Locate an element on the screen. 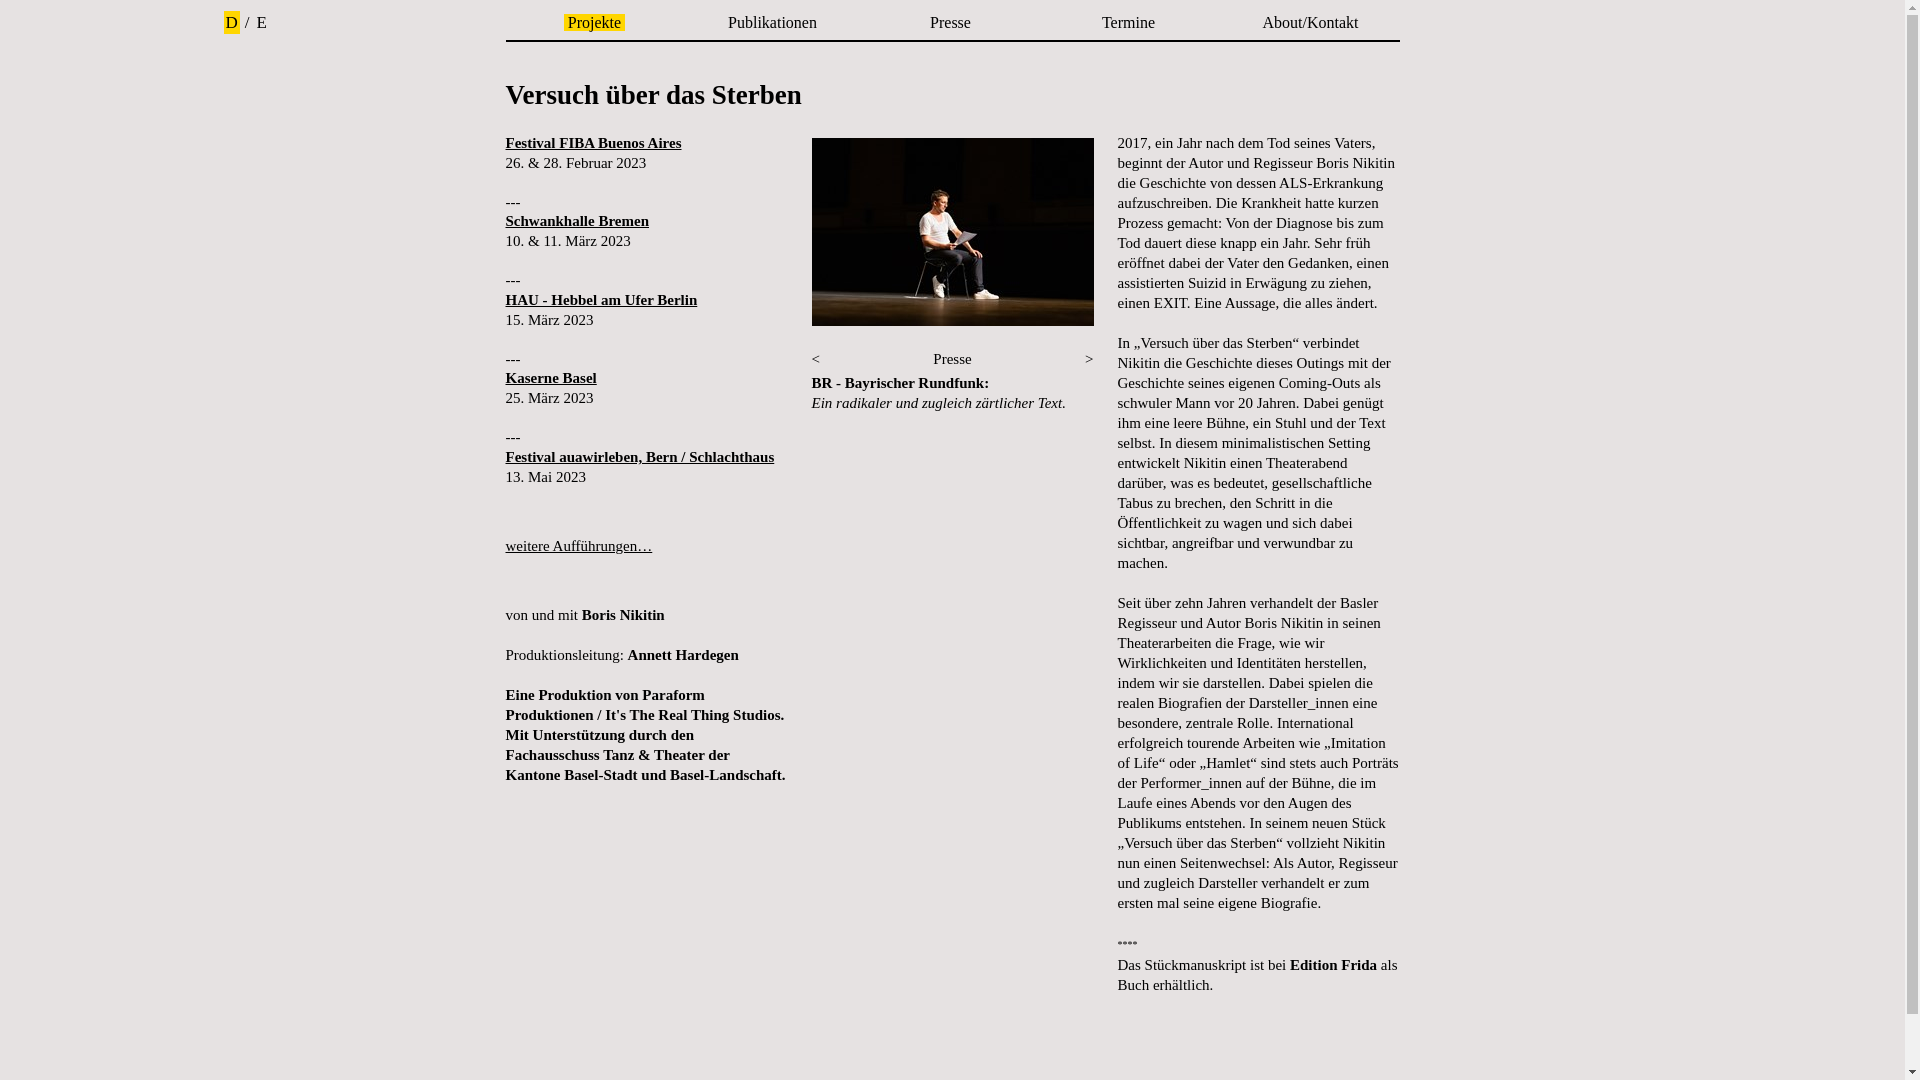 The height and width of the screenshot is (1080, 1920). 'Termine' is located at coordinates (1128, 22).